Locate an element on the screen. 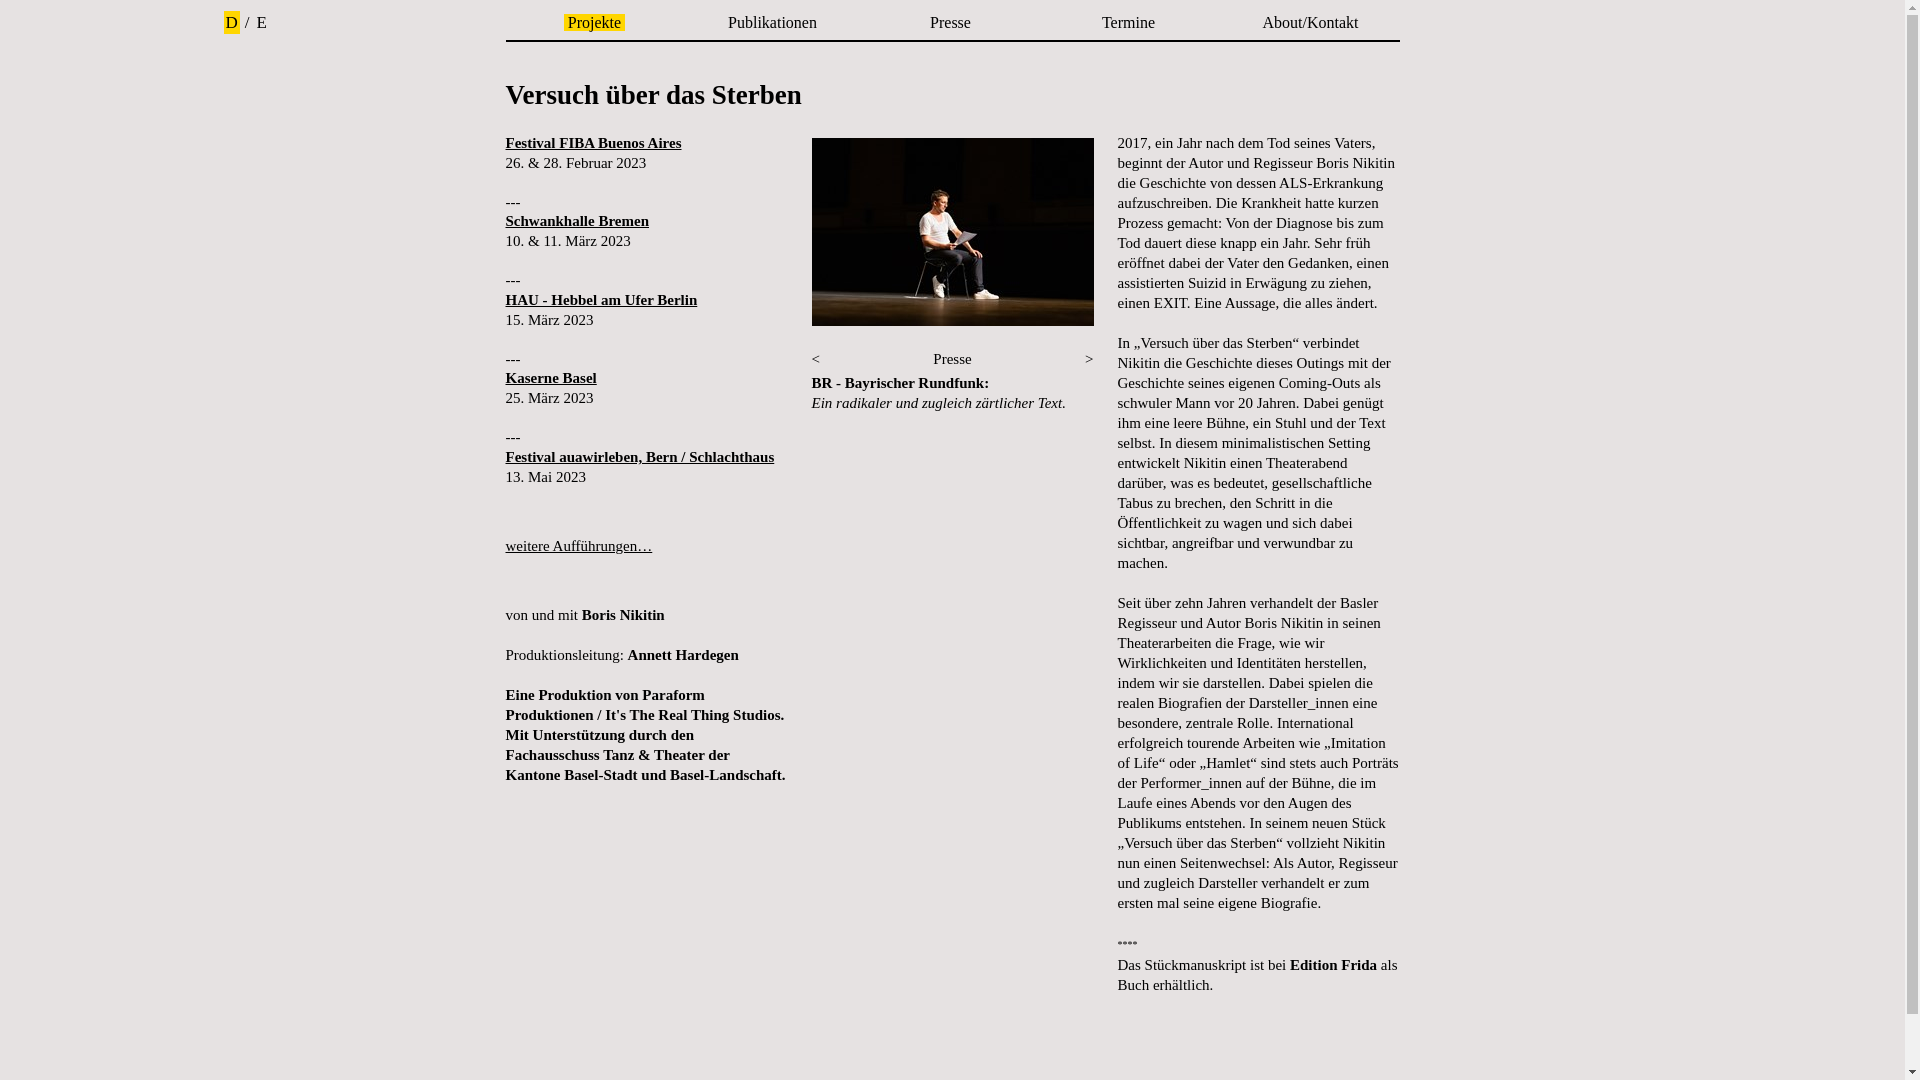 The height and width of the screenshot is (1080, 1920). 'Termine' is located at coordinates (1128, 22).